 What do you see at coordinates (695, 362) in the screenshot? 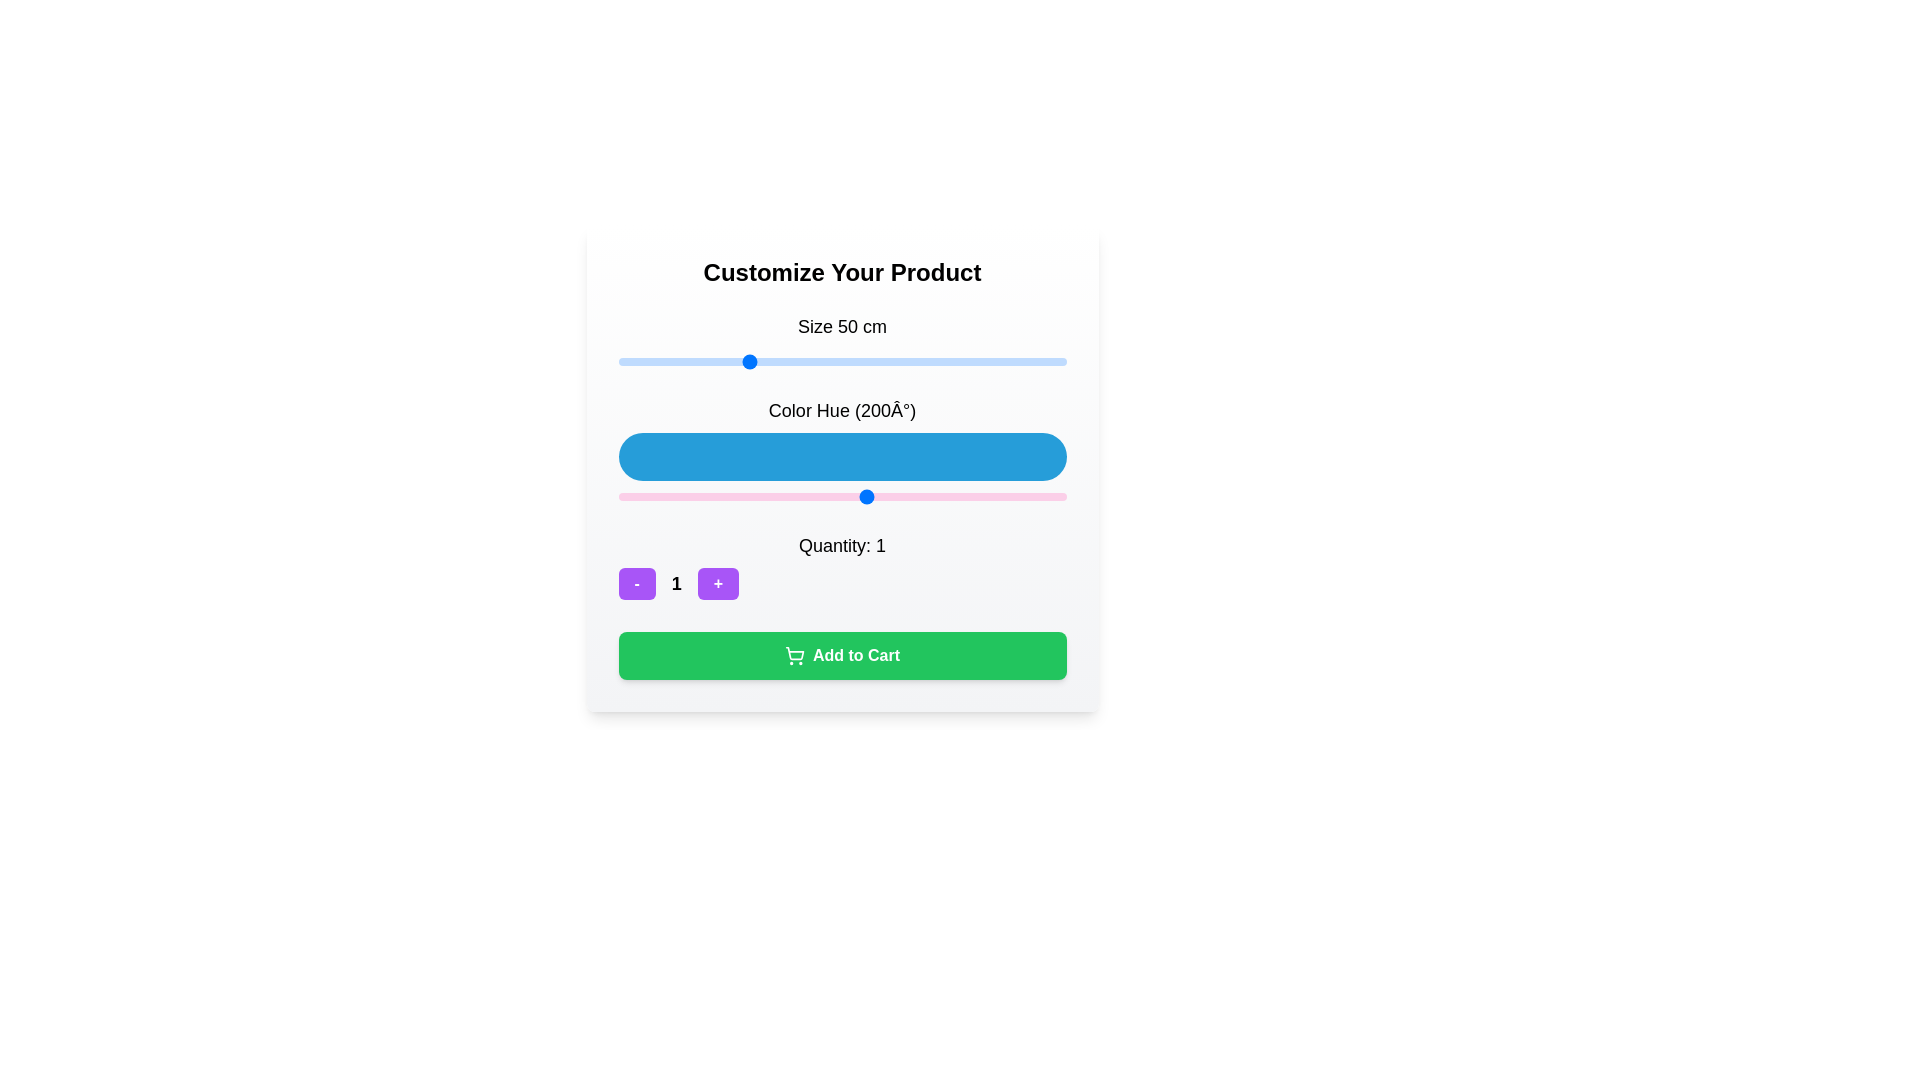
I see `the size` at bounding box center [695, 362].